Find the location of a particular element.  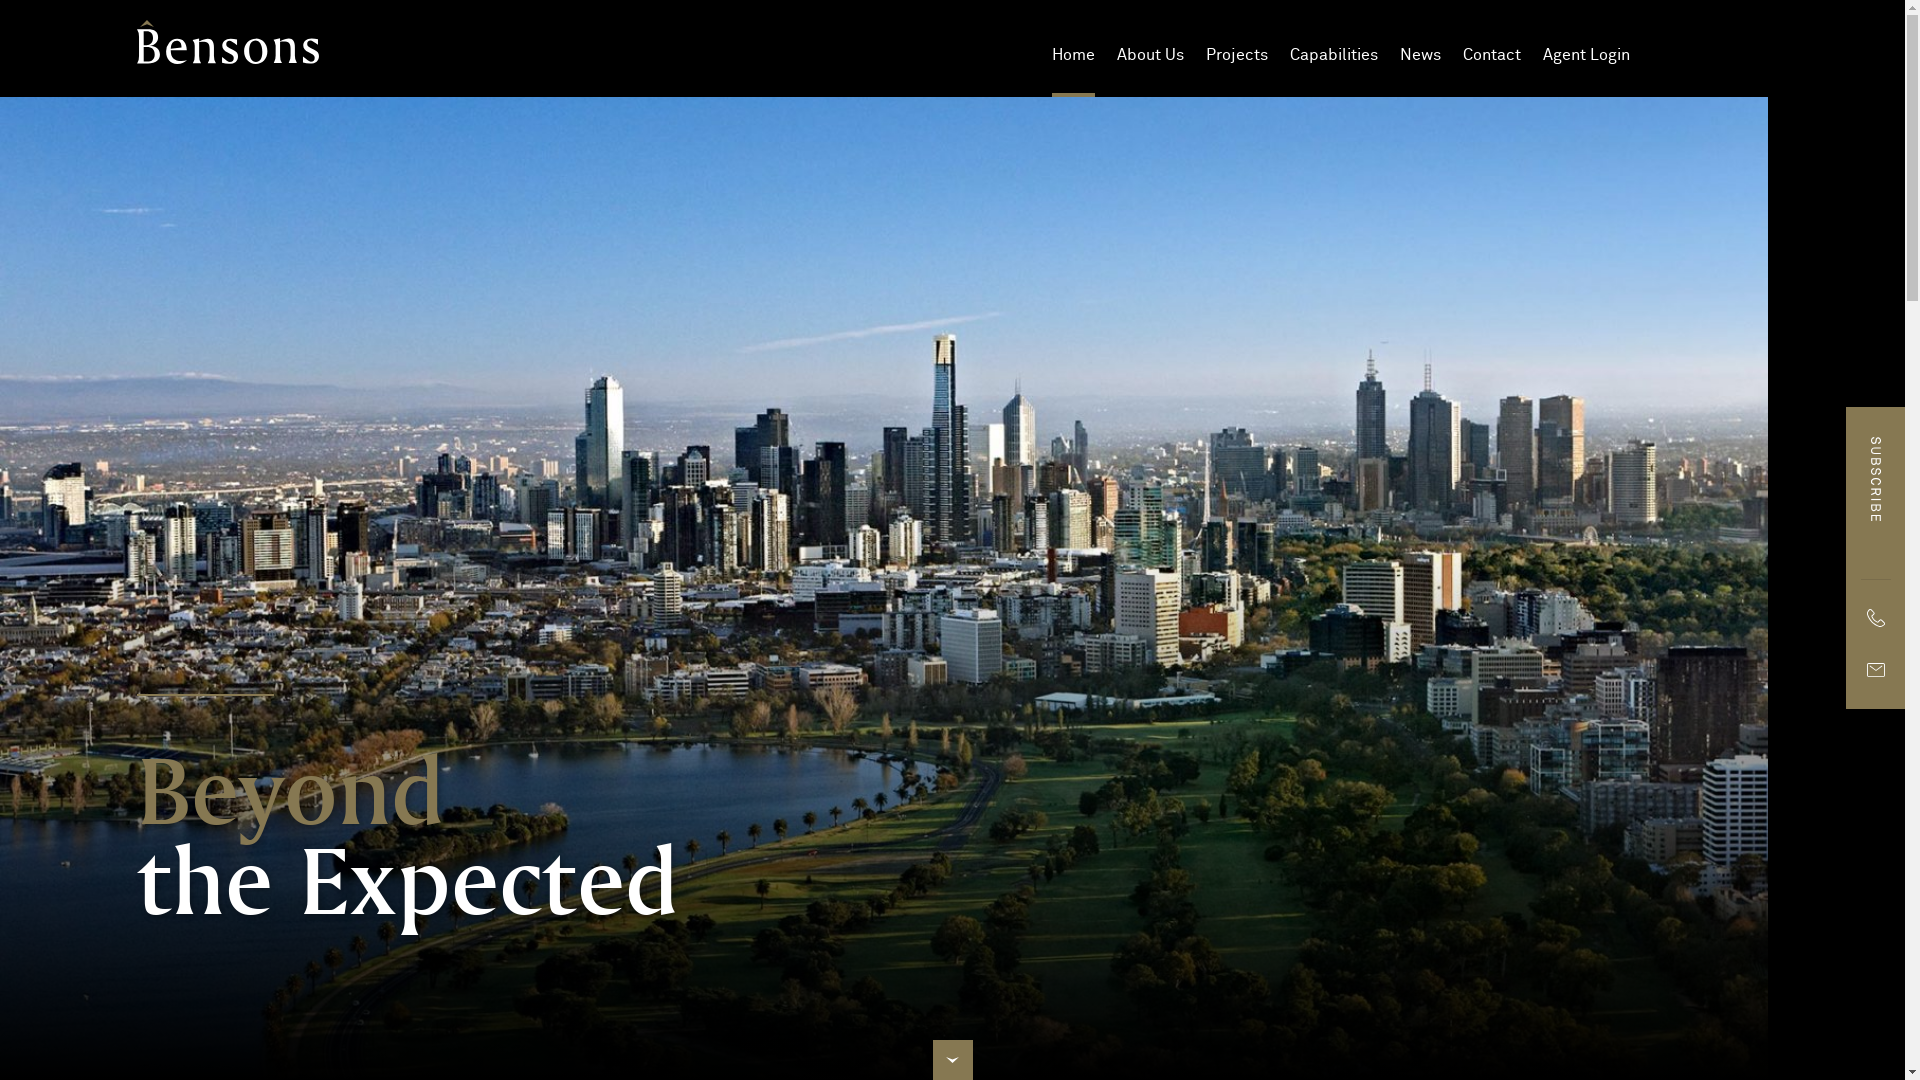

'Capabilities' is located at coordinates (1334, 53).